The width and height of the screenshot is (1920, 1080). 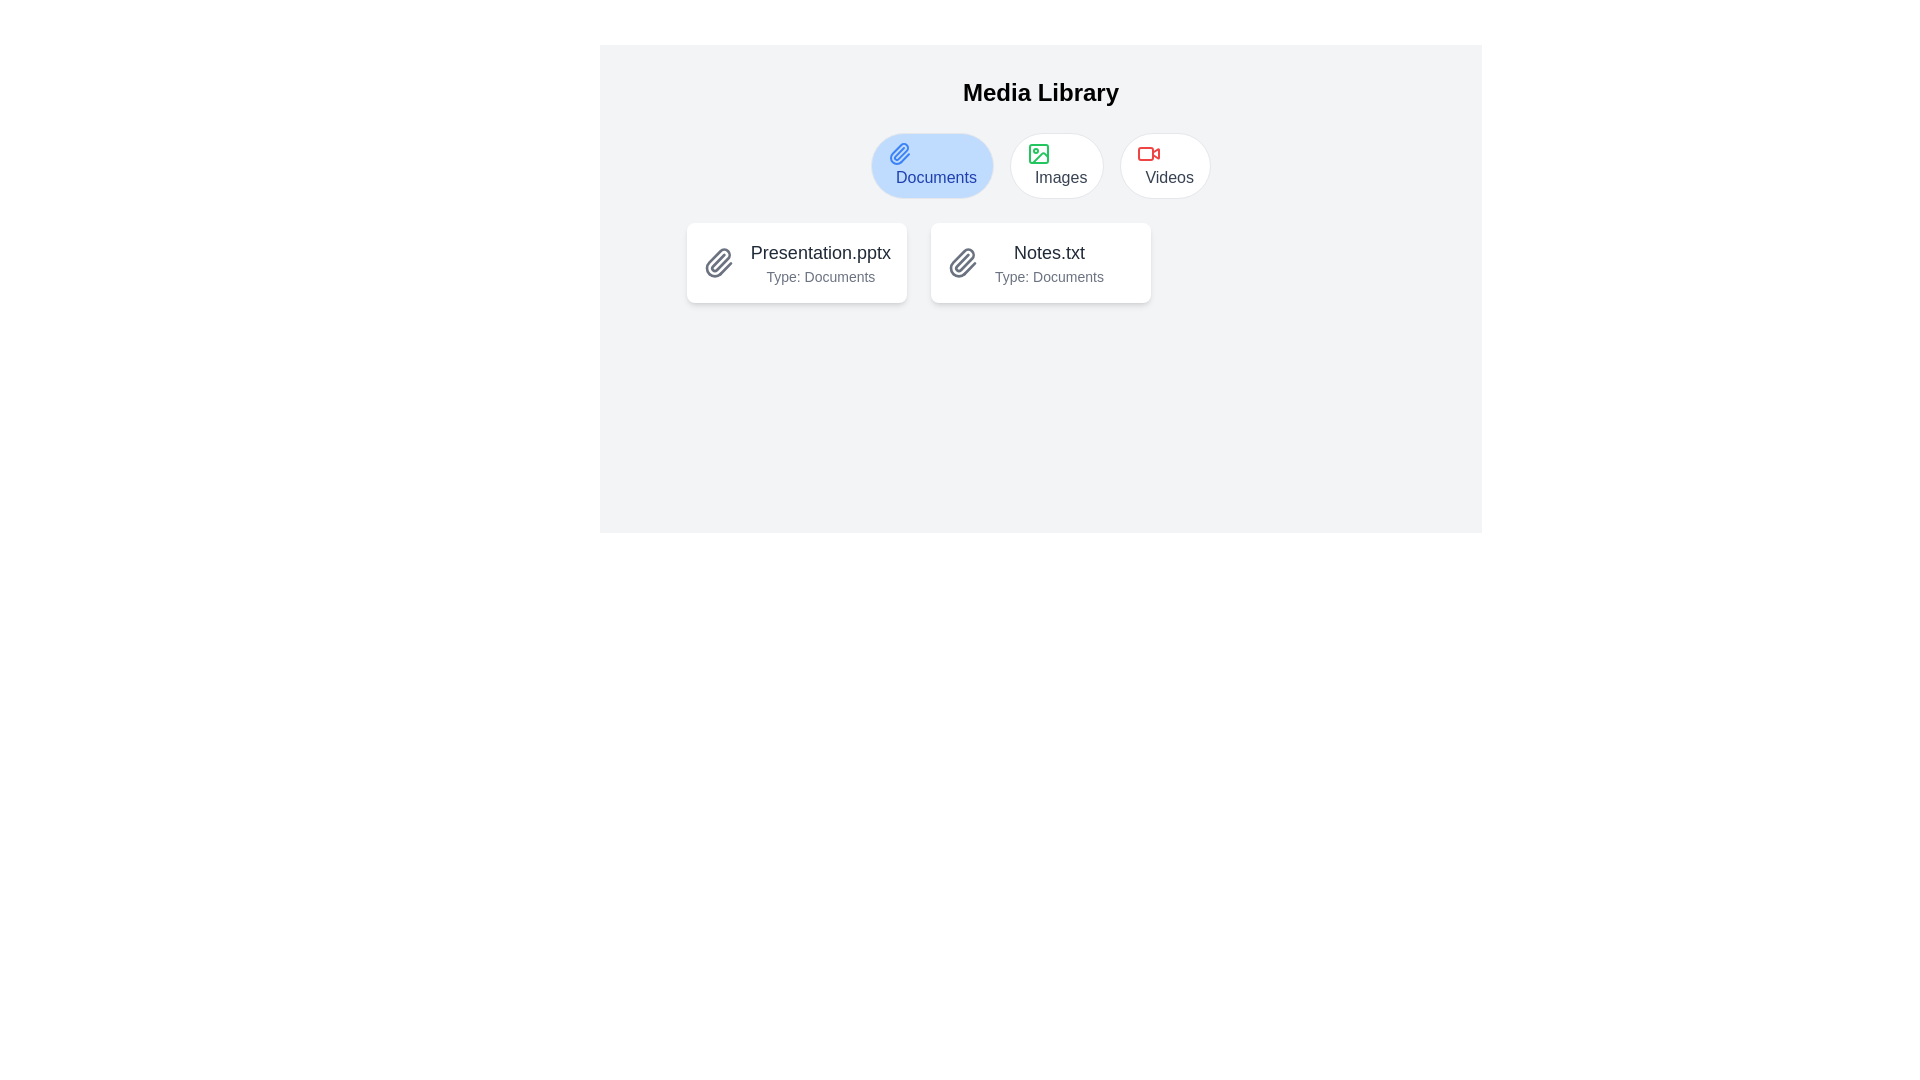 I want to click on the text label located below 'Notes.txt' in the second column, so click(x=1048, y=277).